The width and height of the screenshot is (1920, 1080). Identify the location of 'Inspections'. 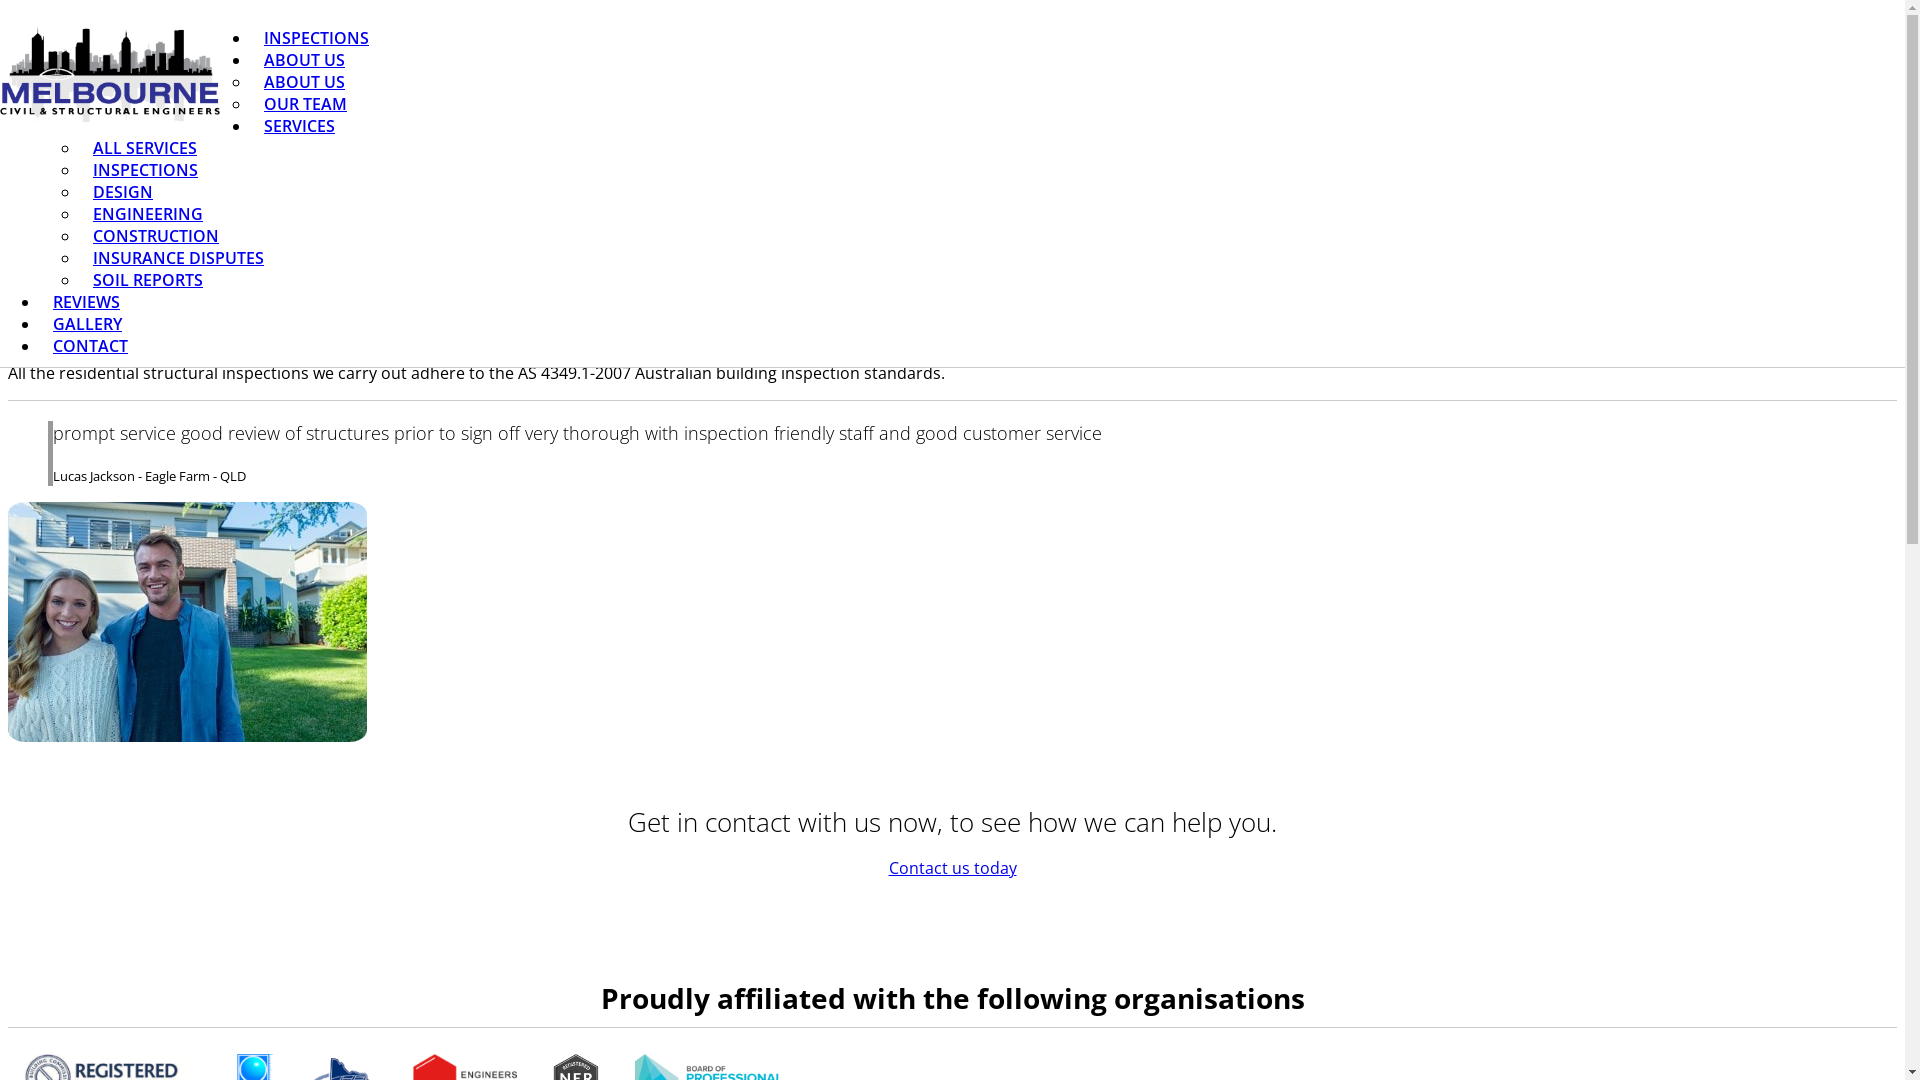
(1775, 80).